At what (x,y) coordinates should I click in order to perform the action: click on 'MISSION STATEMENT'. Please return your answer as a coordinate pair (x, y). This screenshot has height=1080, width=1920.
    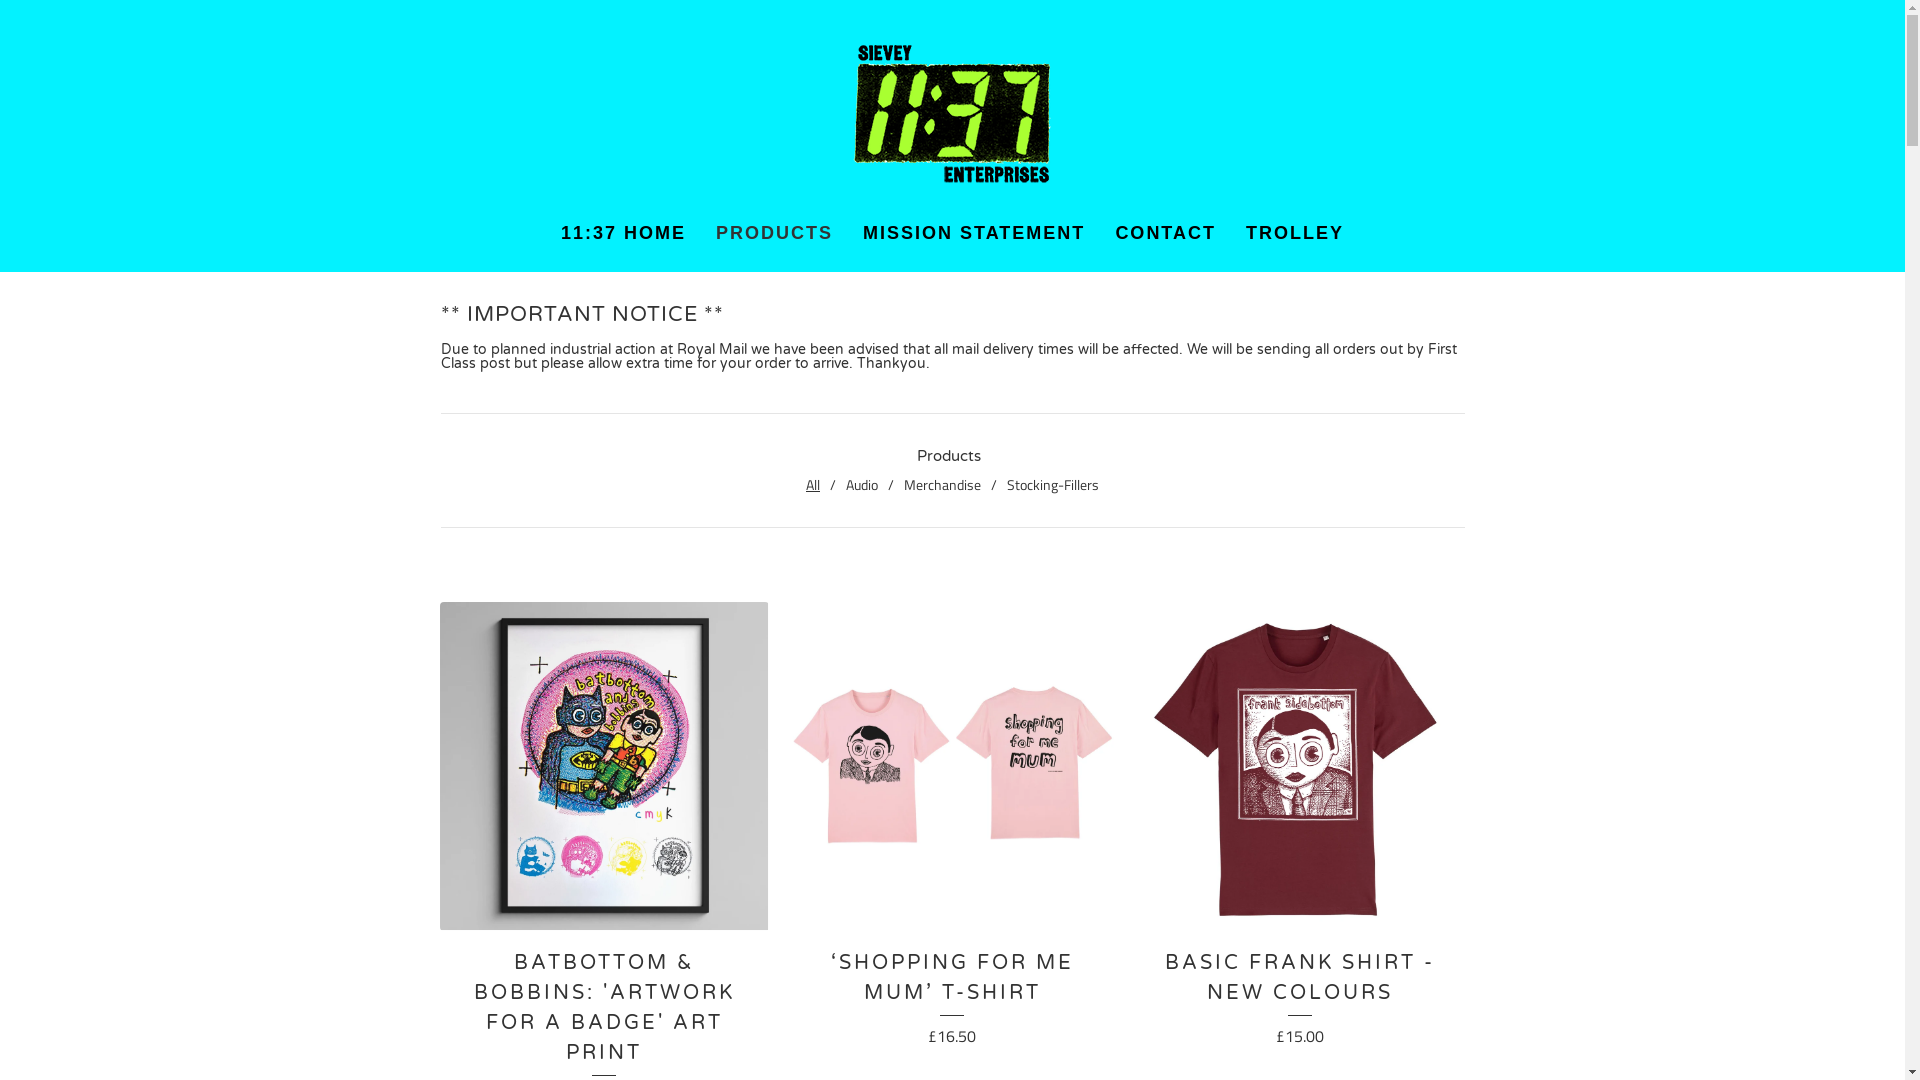
    Looking at the image, I should click on (974, 231).